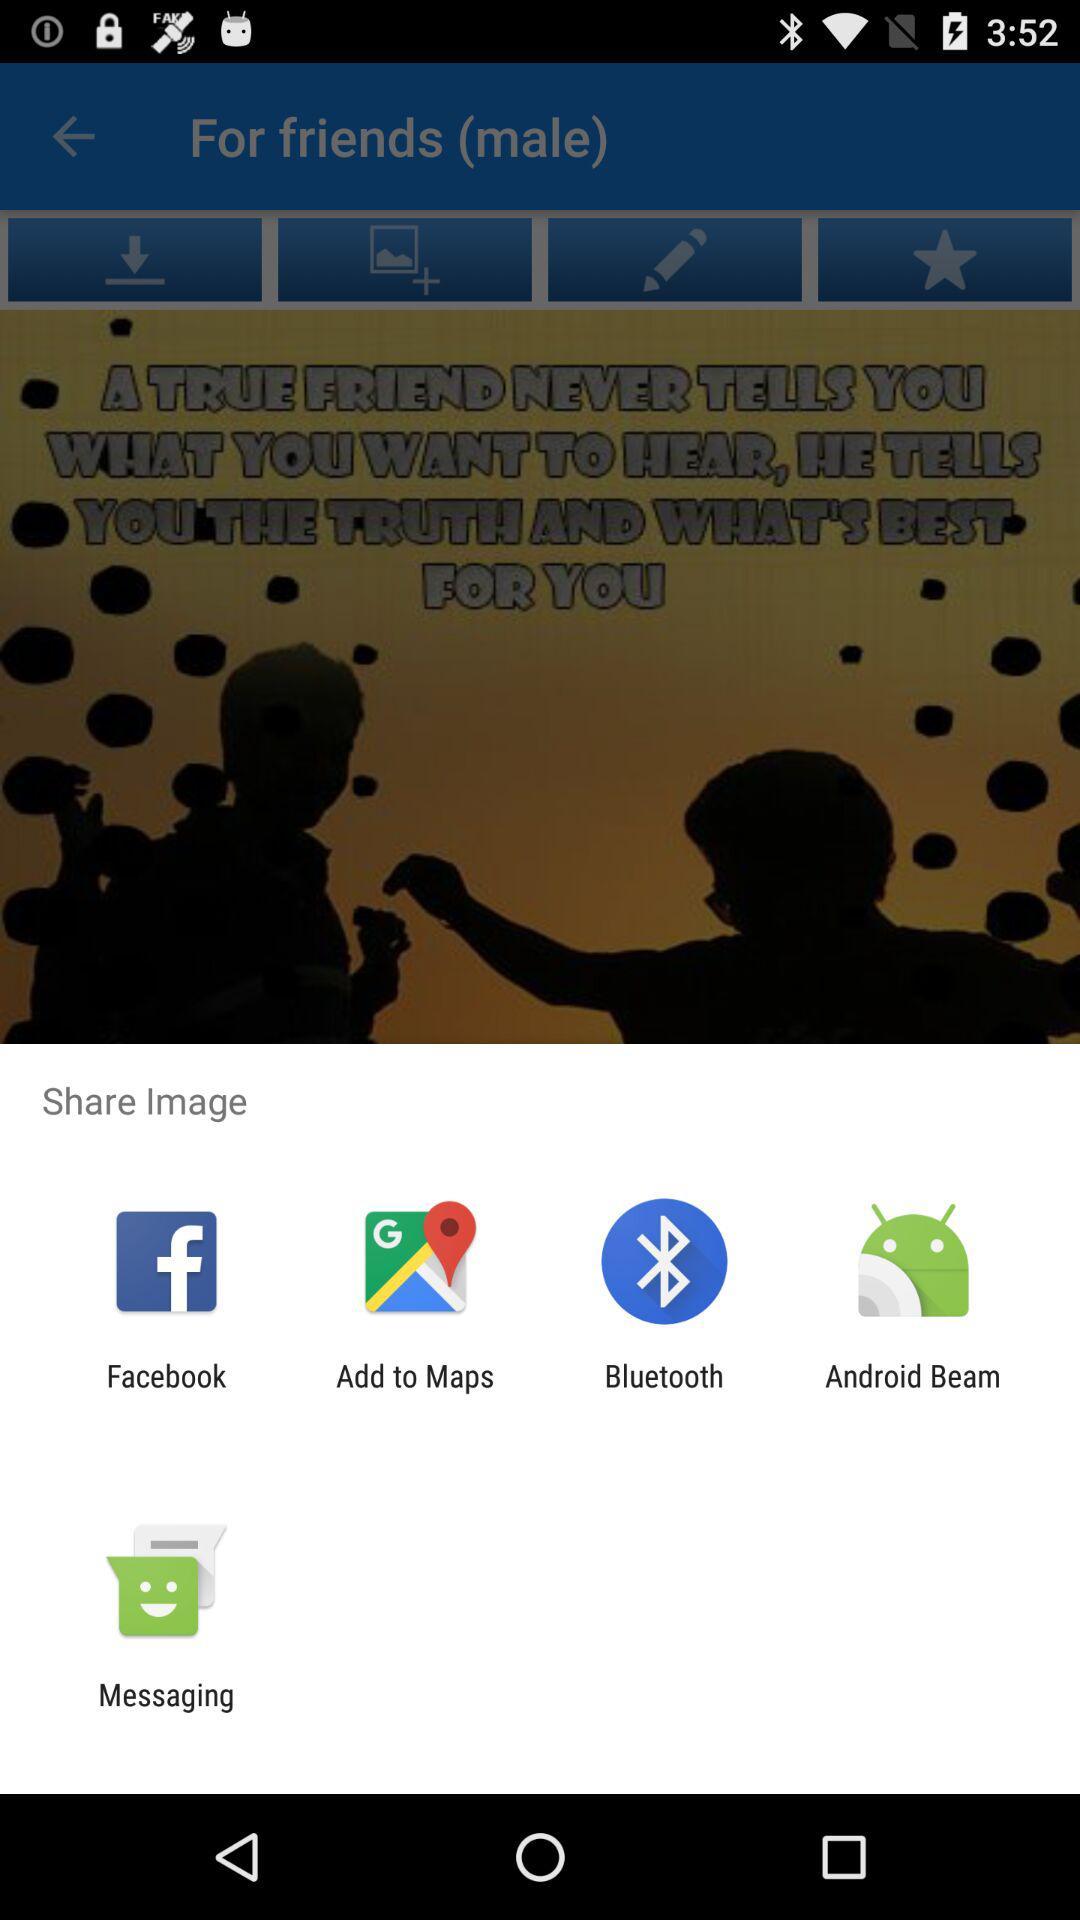 Image resolution: width=1080 pixels, height=1920 pixels. Describe the element at coordinates (414, 1392) in the screenshot. I see `icon next to bluetooth` at that location.